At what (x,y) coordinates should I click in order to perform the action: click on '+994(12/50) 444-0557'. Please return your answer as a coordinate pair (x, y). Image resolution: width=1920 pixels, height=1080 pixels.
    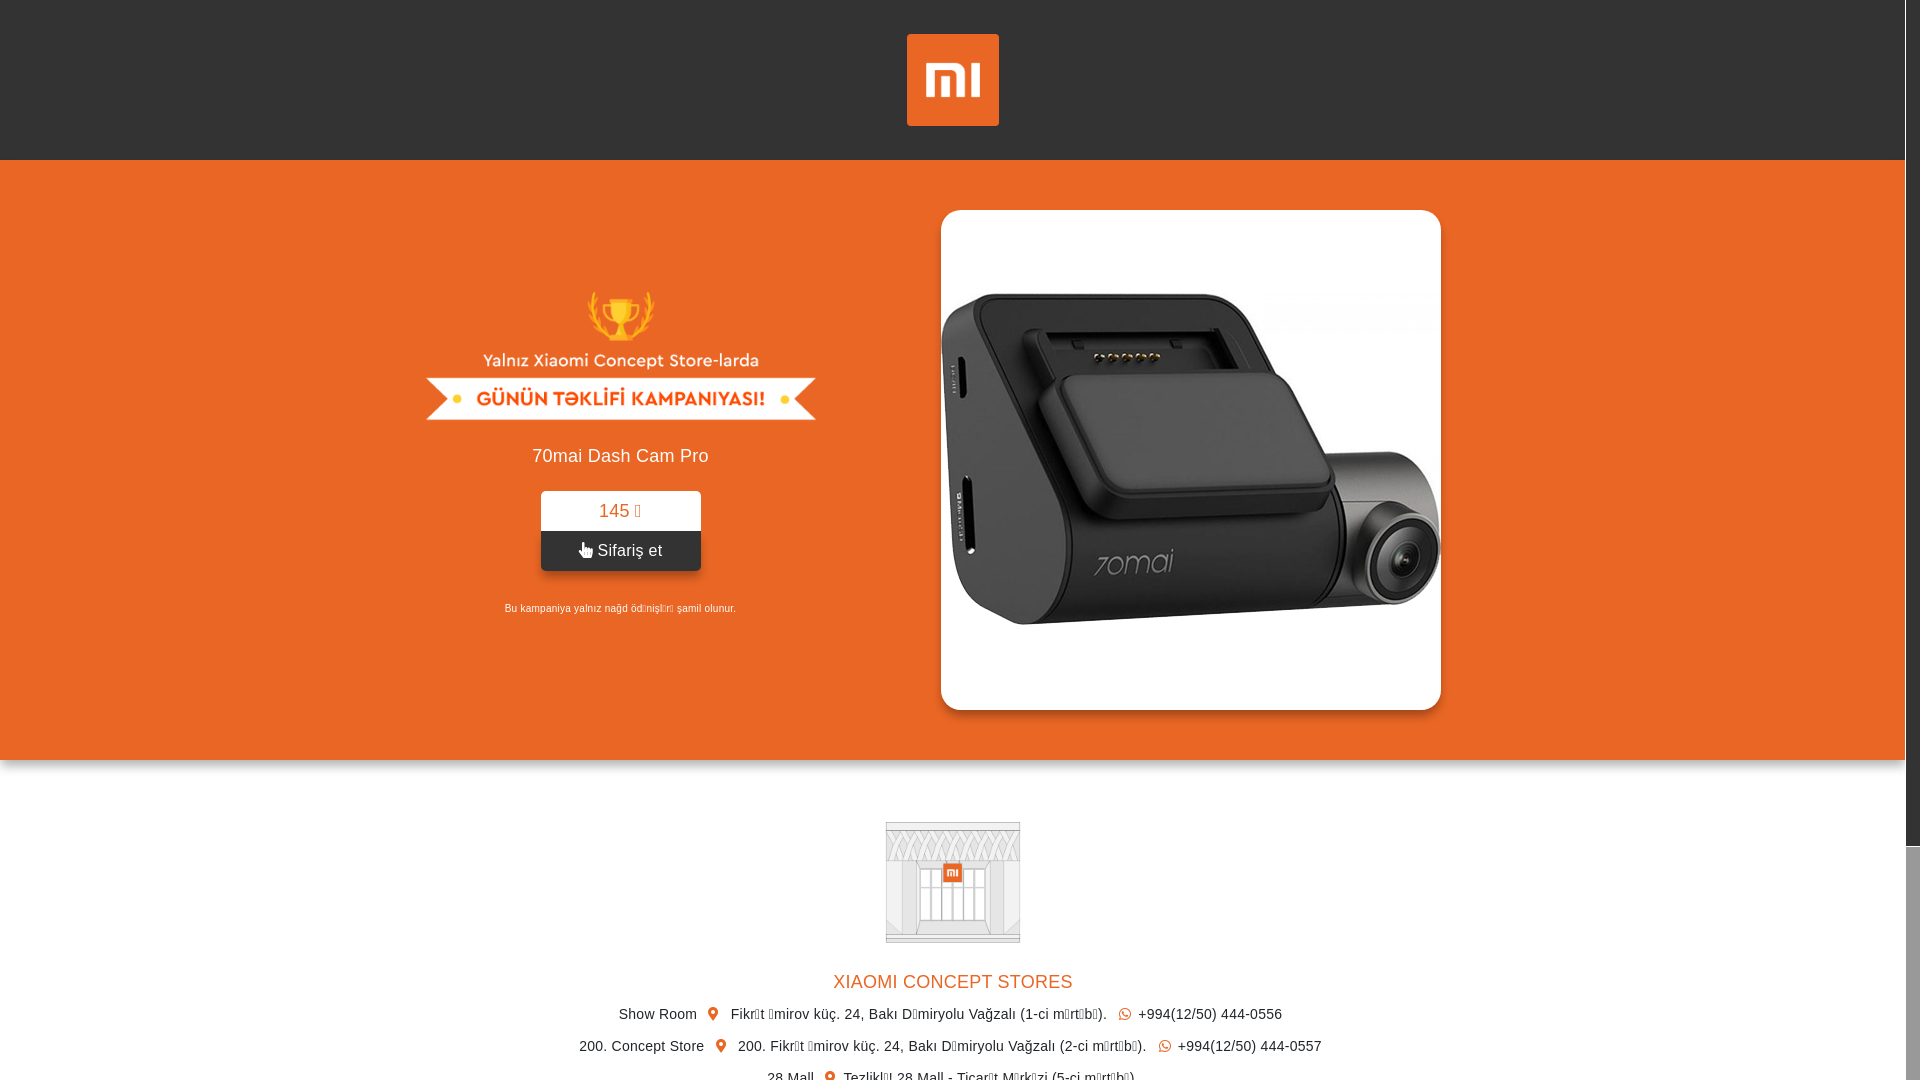
    Looking at the image, I should click on (1236, 1045).